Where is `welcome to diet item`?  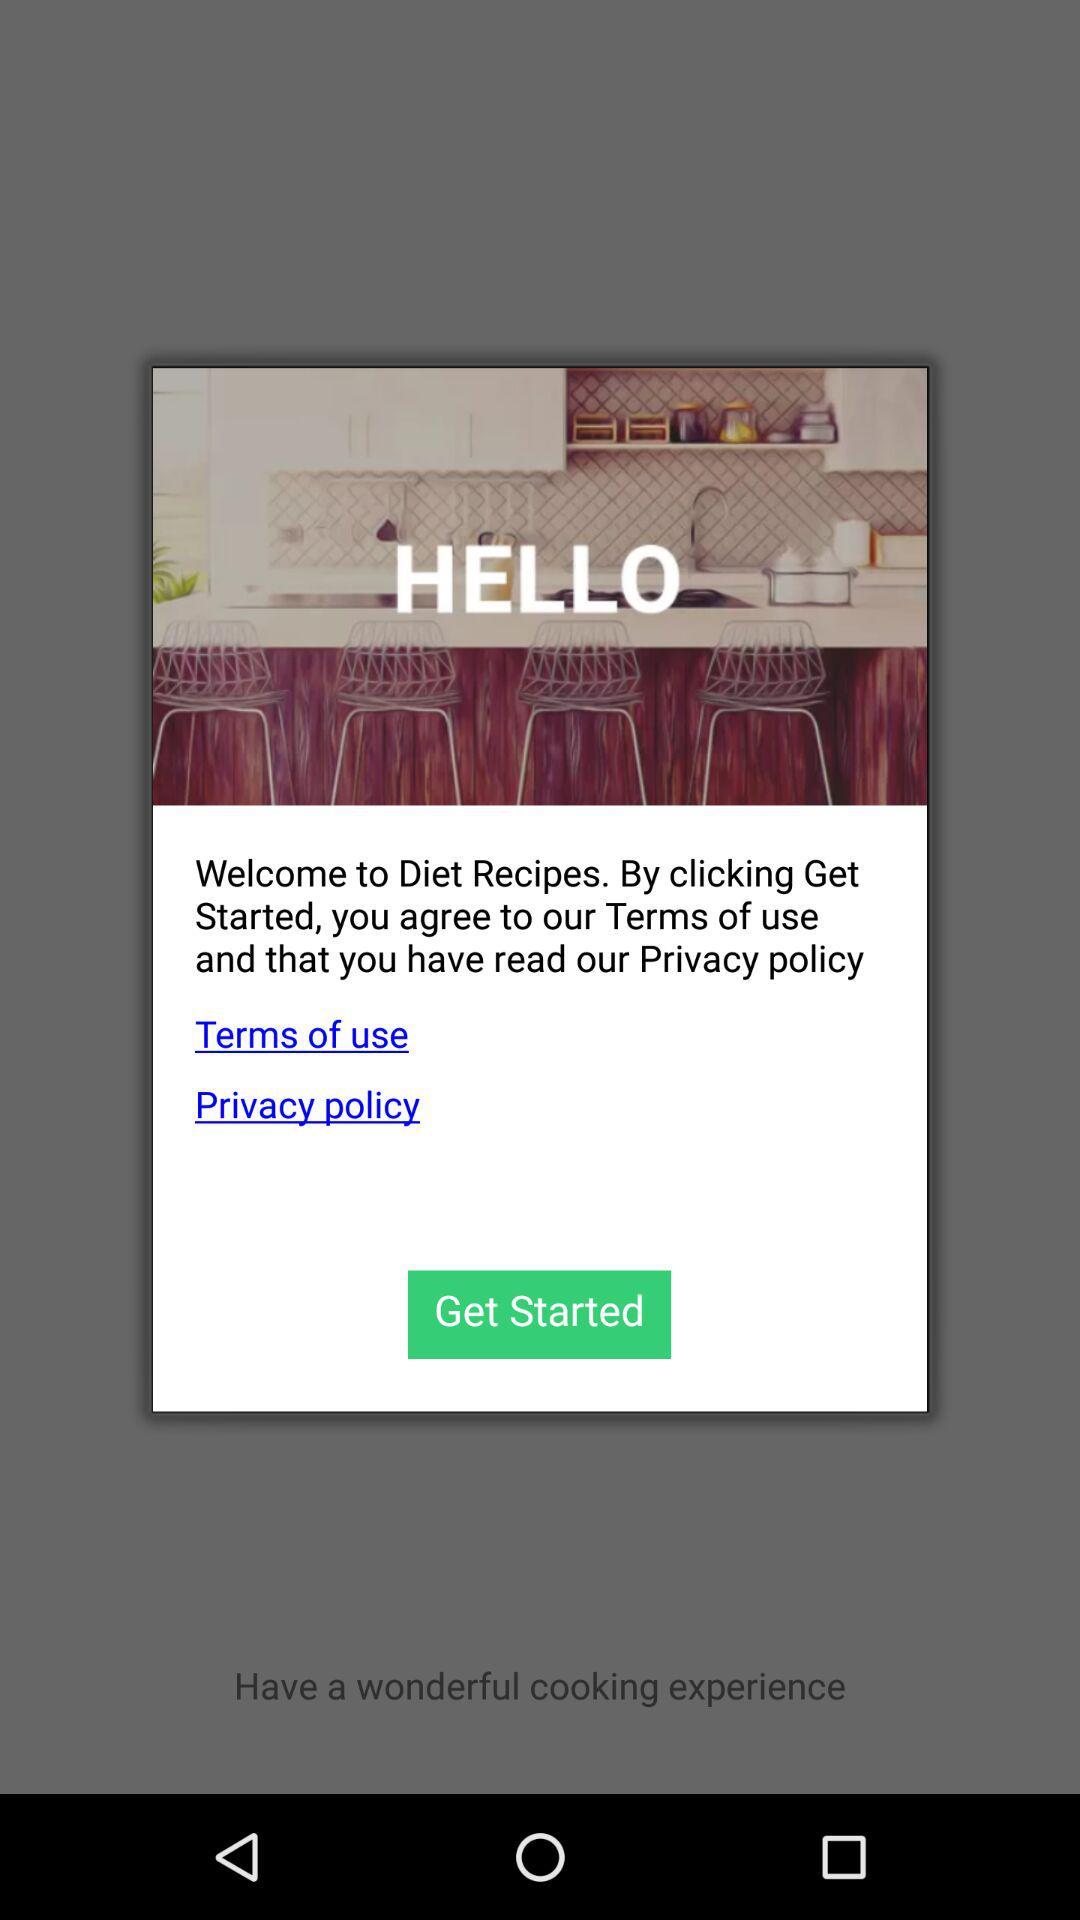
welcome to diet item is located at coordinates (518, 898).